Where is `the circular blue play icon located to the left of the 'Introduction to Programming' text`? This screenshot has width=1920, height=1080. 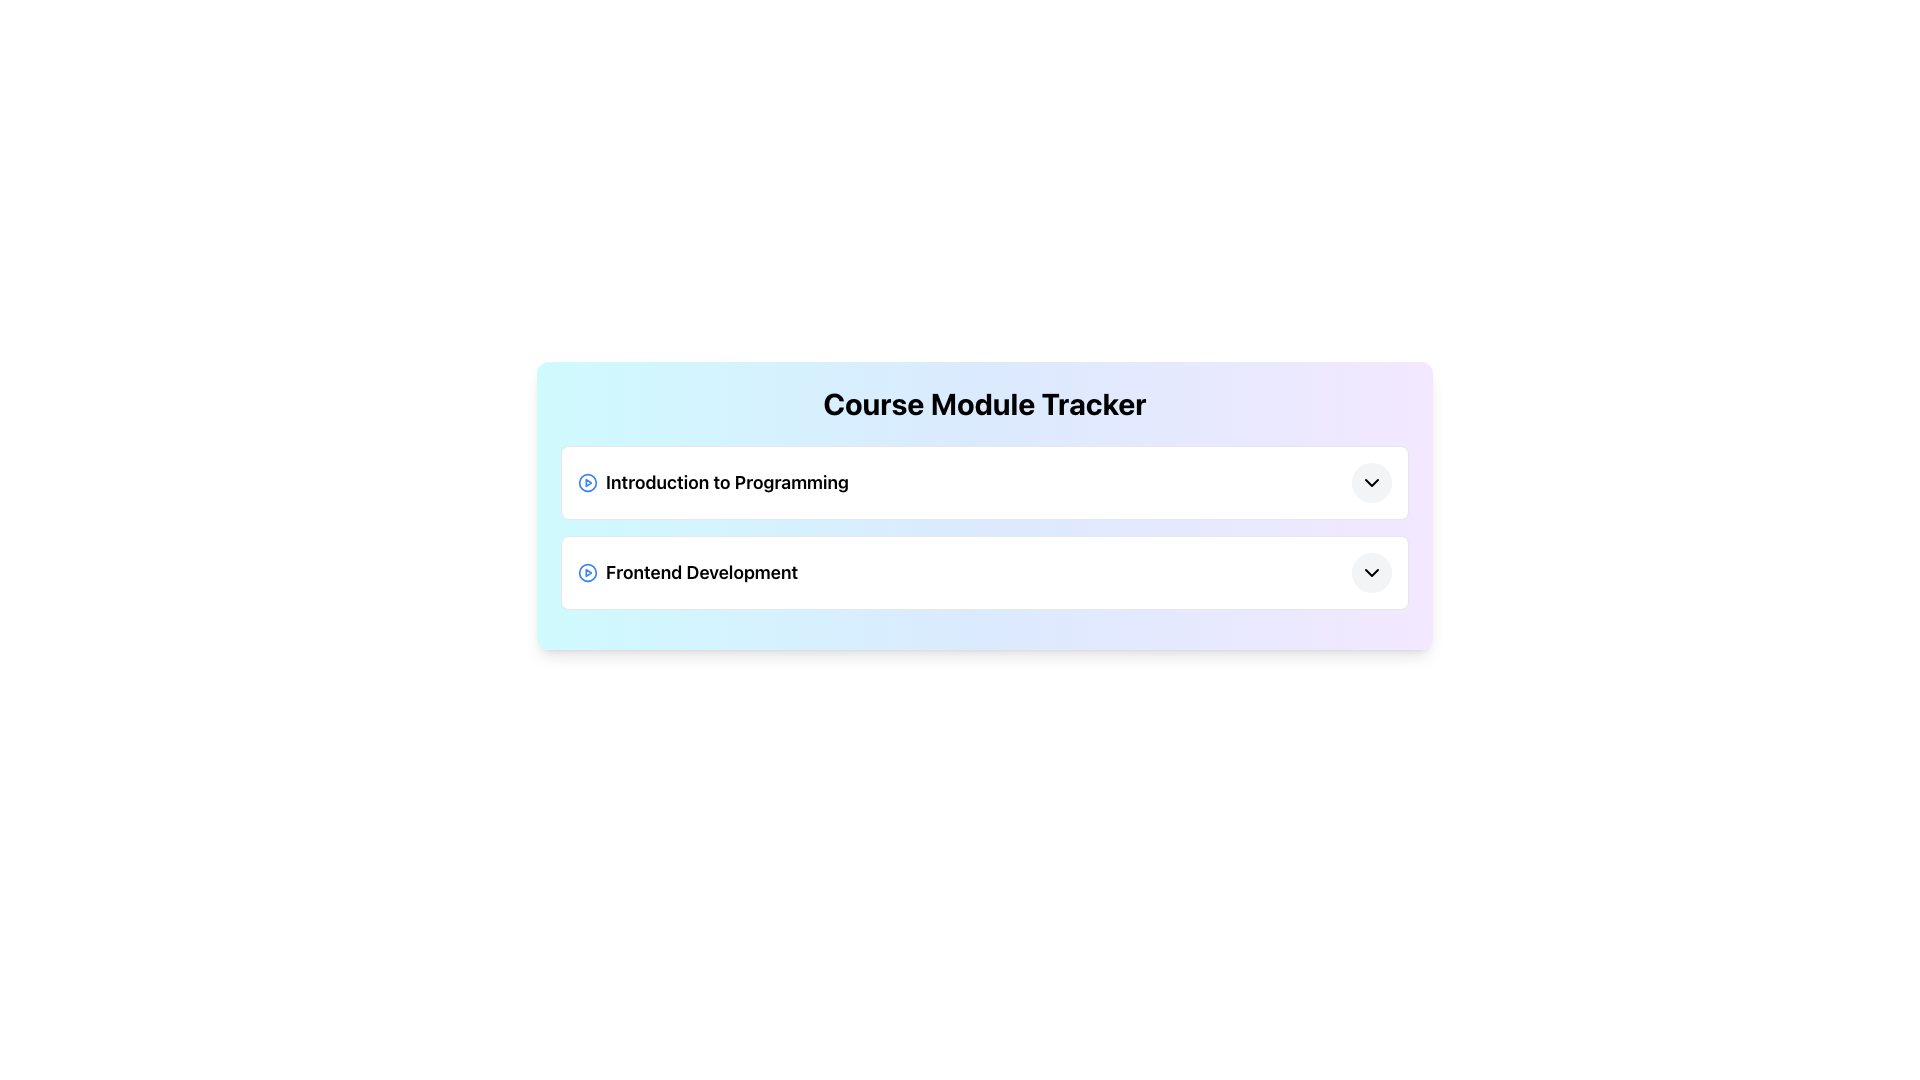 the circular blue play icon located to the left of the 'Introduction to Programming' text is located at coordinates (587, 482).